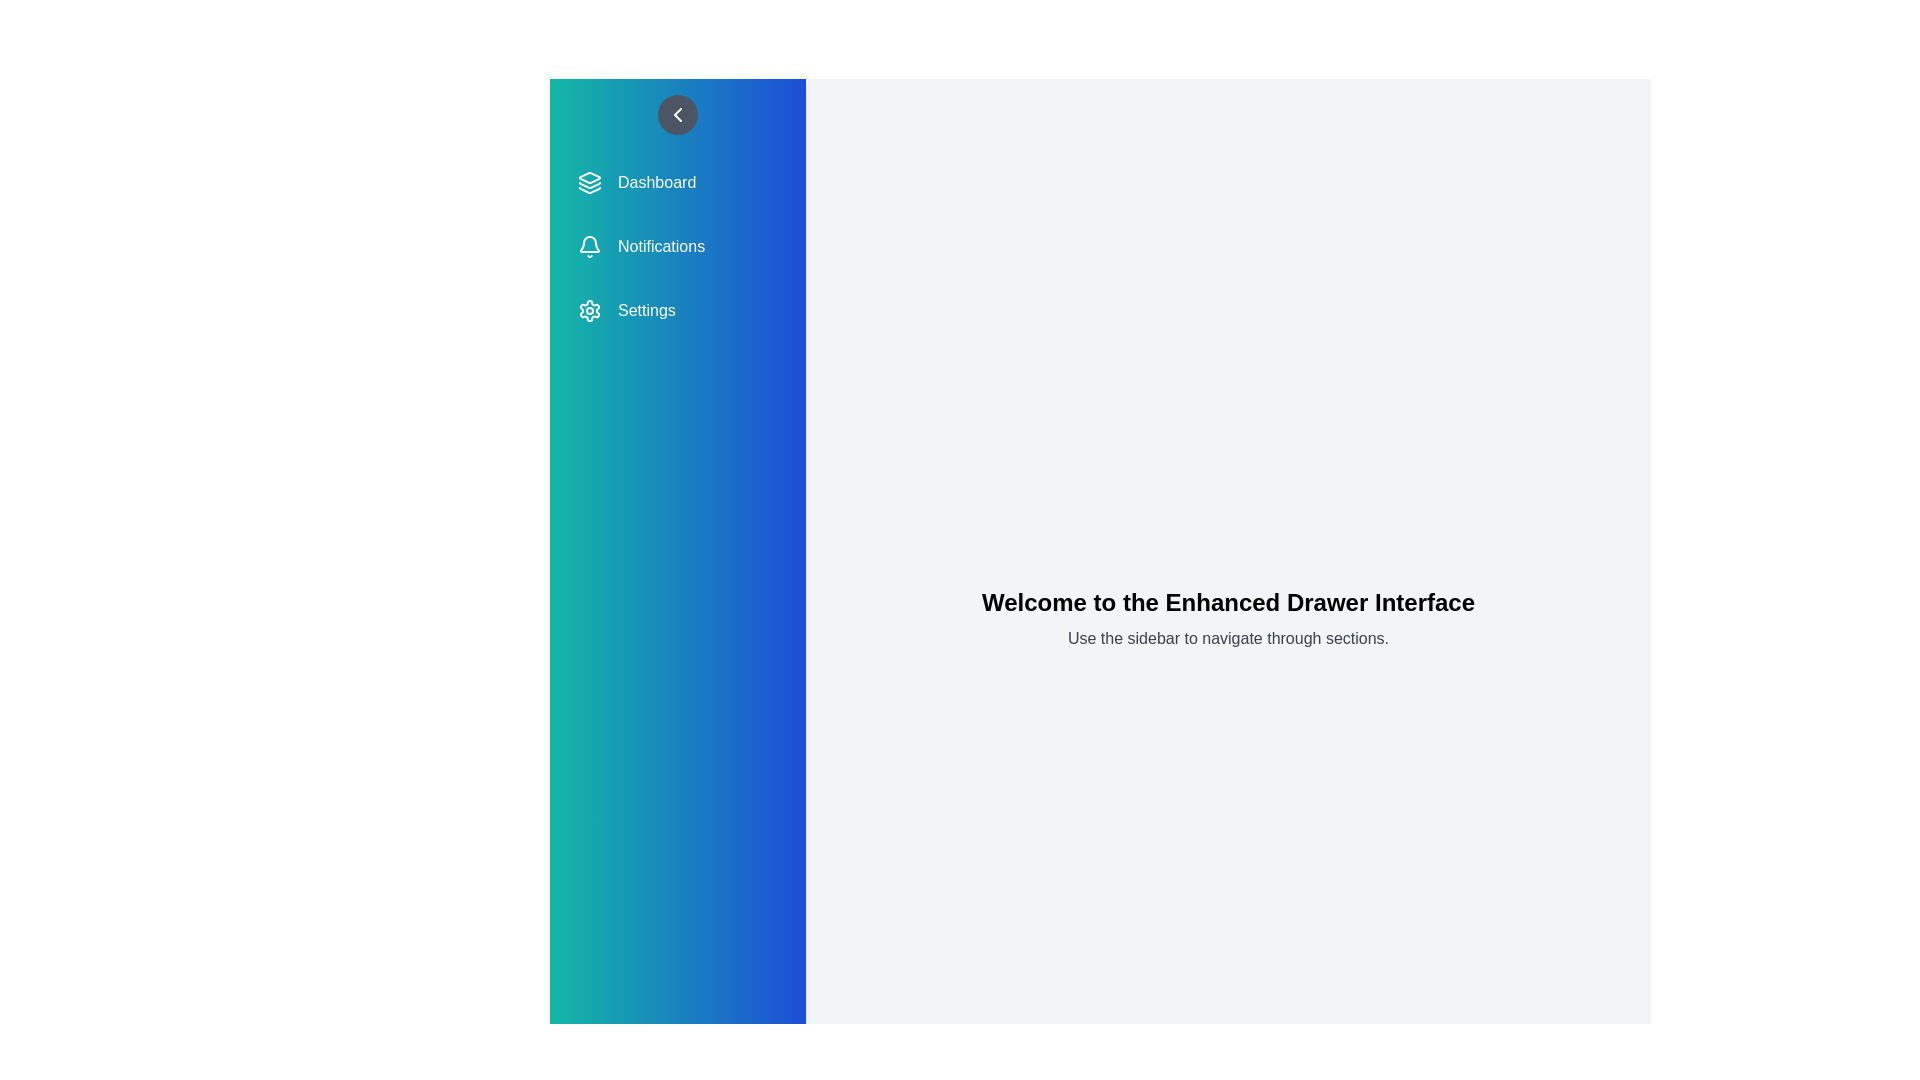 This screenshot has height=1080, width=1920. I want to click on the menu item Notifications from the sidebar, so click(677, 245).